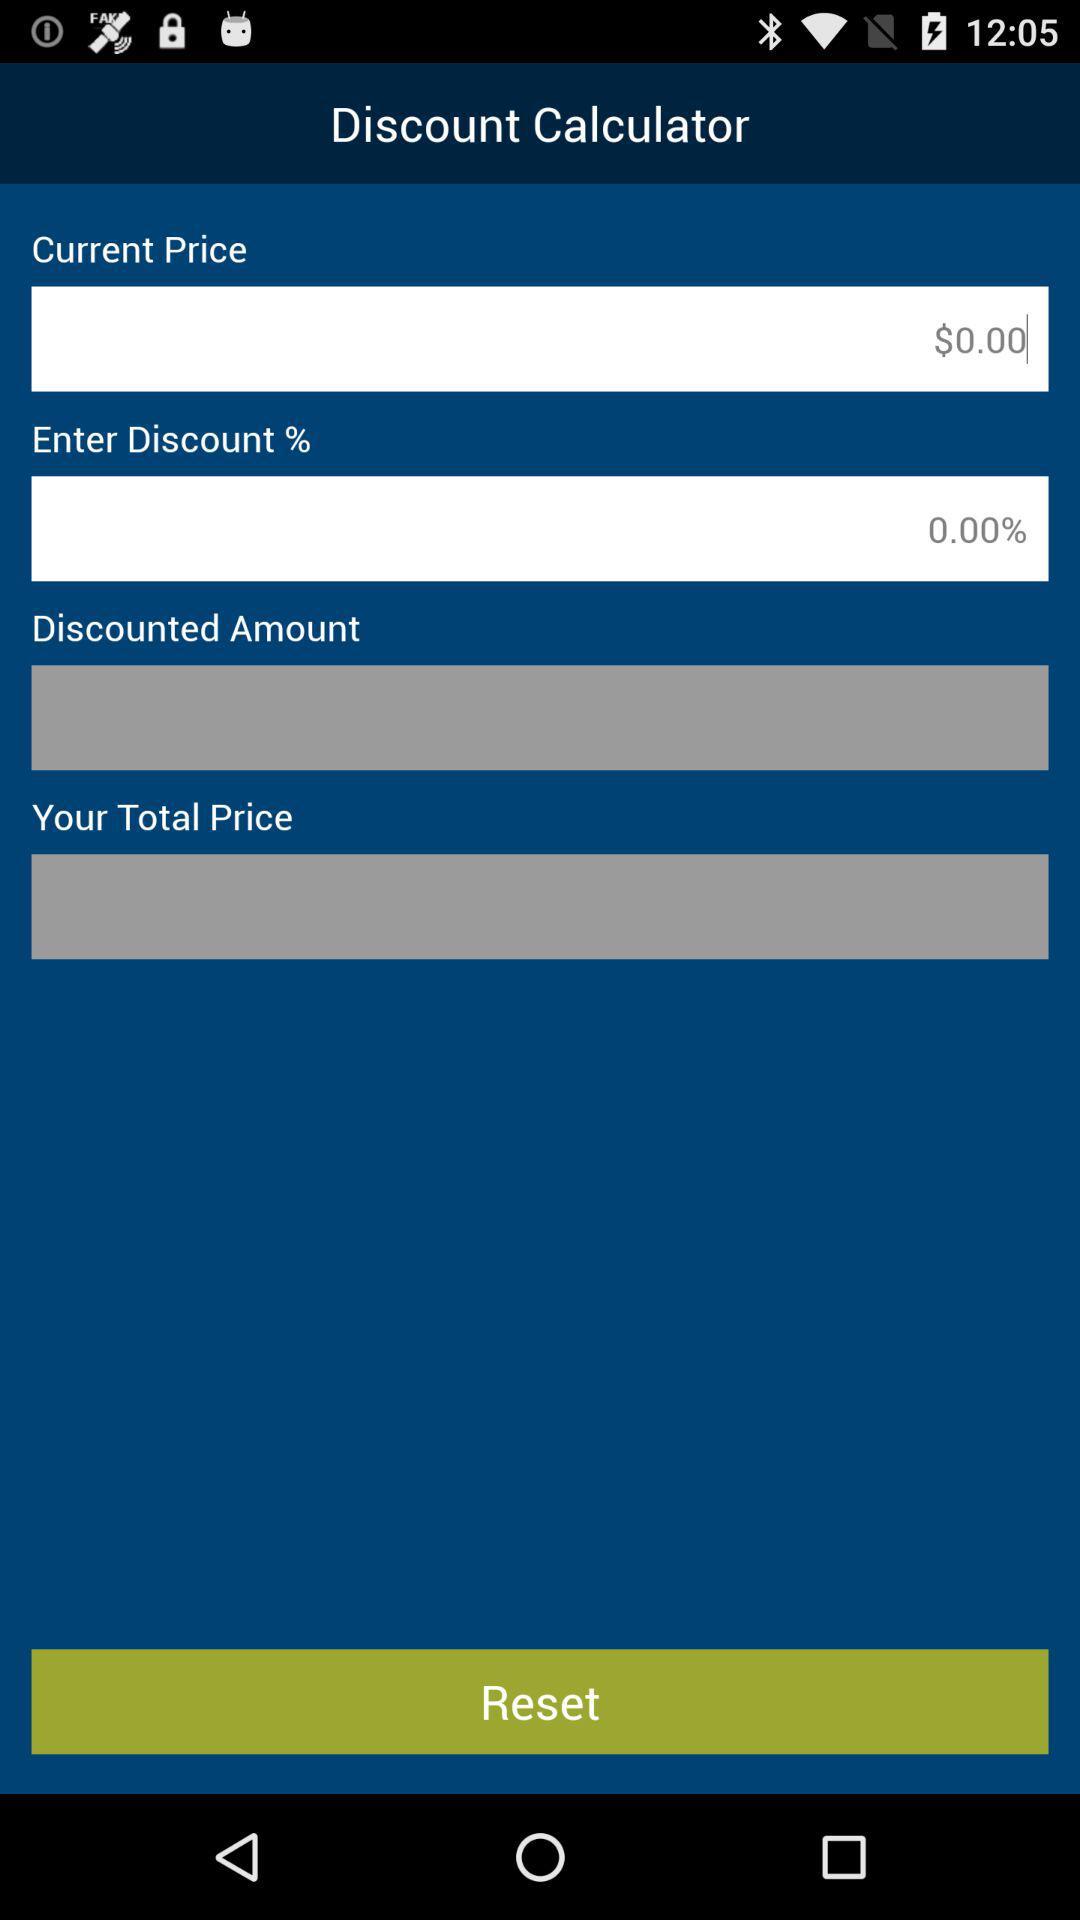  I want to click on reset item, so click(540, 1700).